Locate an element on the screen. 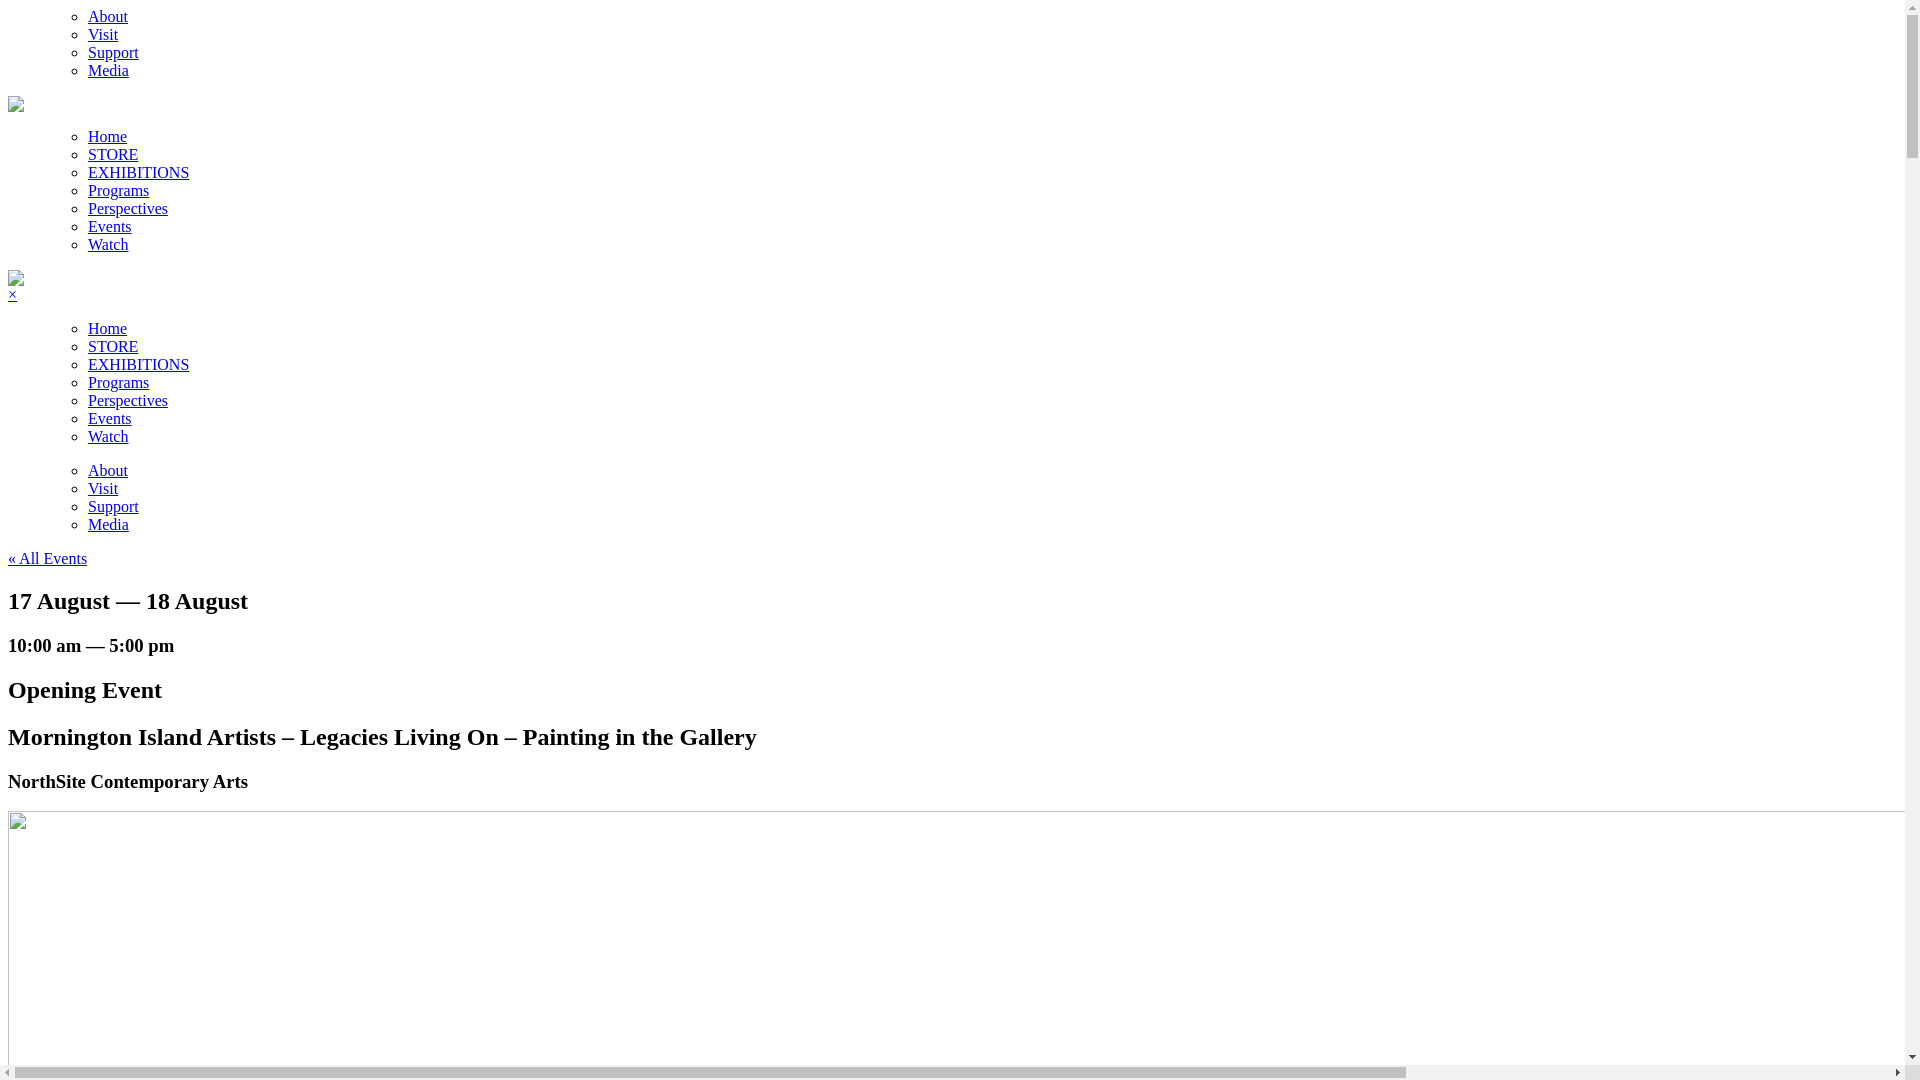  'Support' is located at coordinates (112, 505).